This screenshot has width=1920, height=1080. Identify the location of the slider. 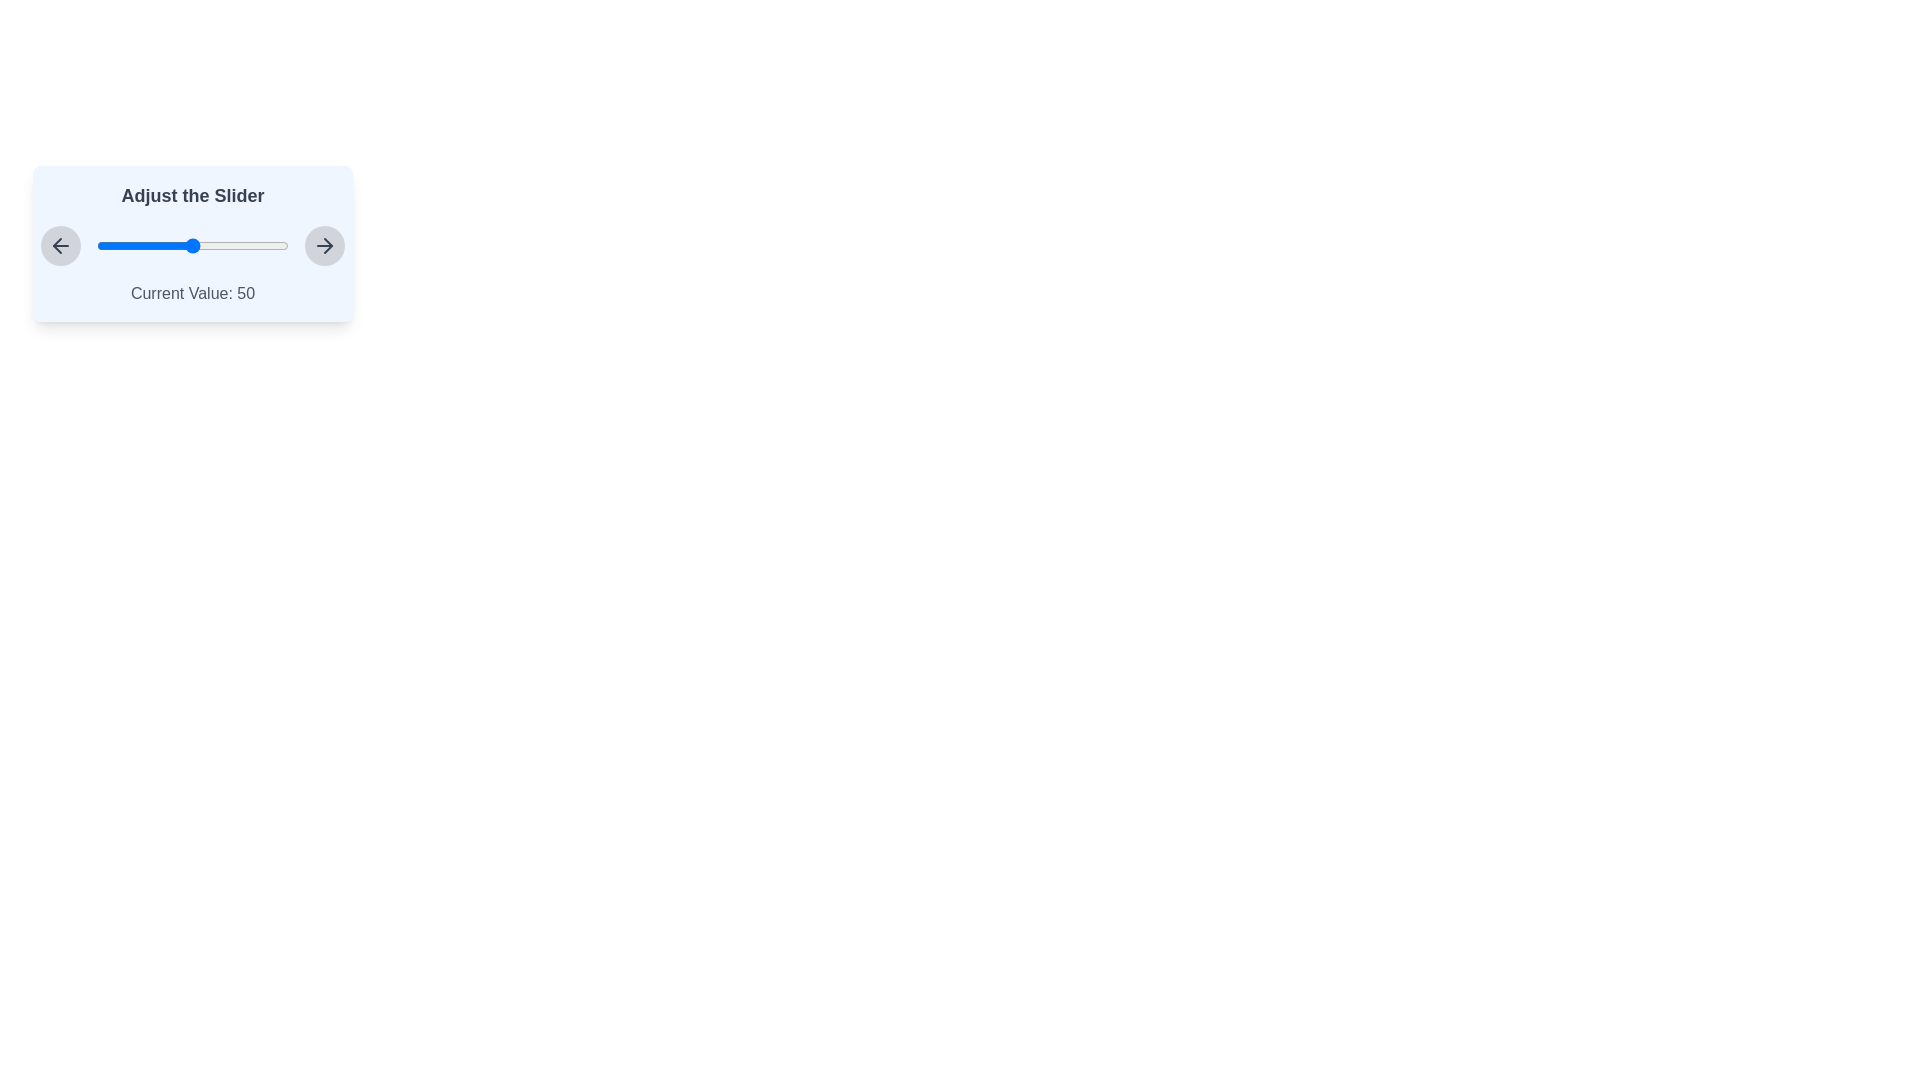
(231, 245).